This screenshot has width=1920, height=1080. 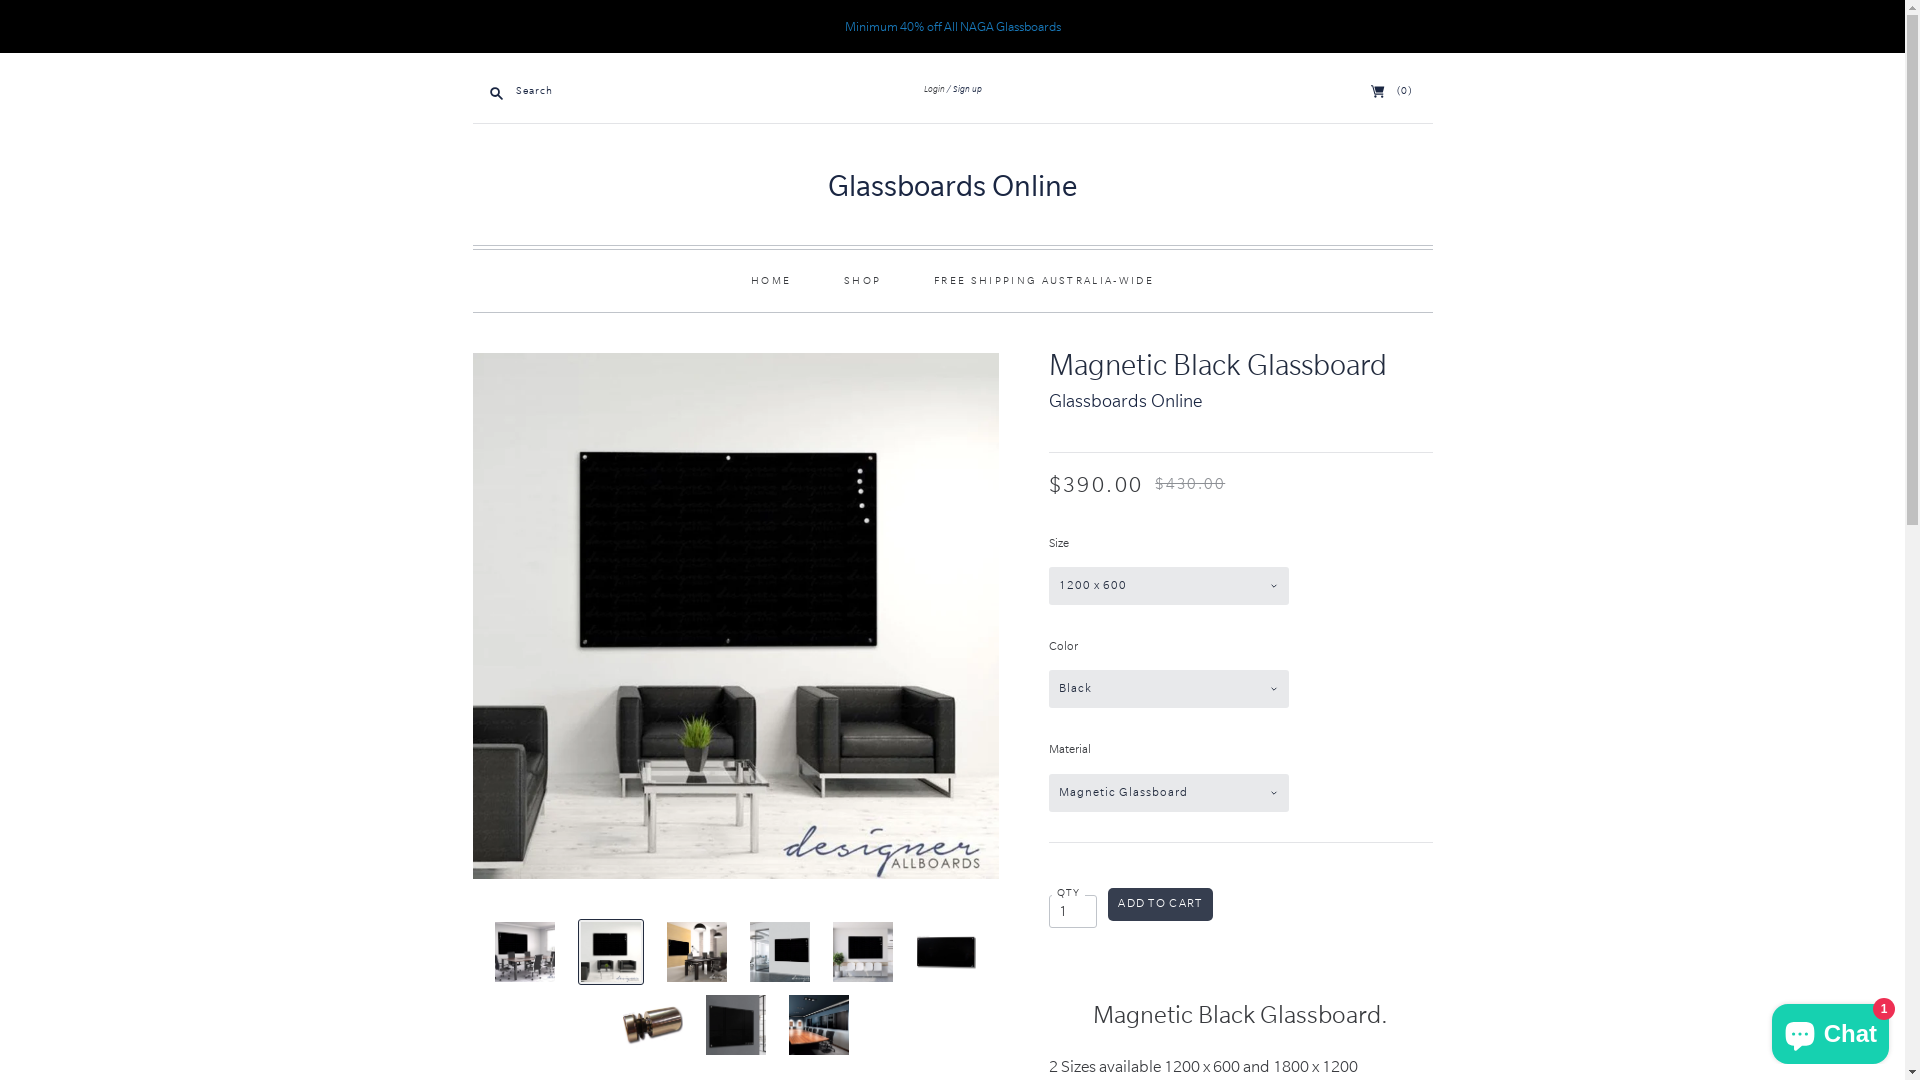 What do you see at coordinates (963, 87) in the screenshot?
I see `'Sign up'` at bounding box center [963, 87].